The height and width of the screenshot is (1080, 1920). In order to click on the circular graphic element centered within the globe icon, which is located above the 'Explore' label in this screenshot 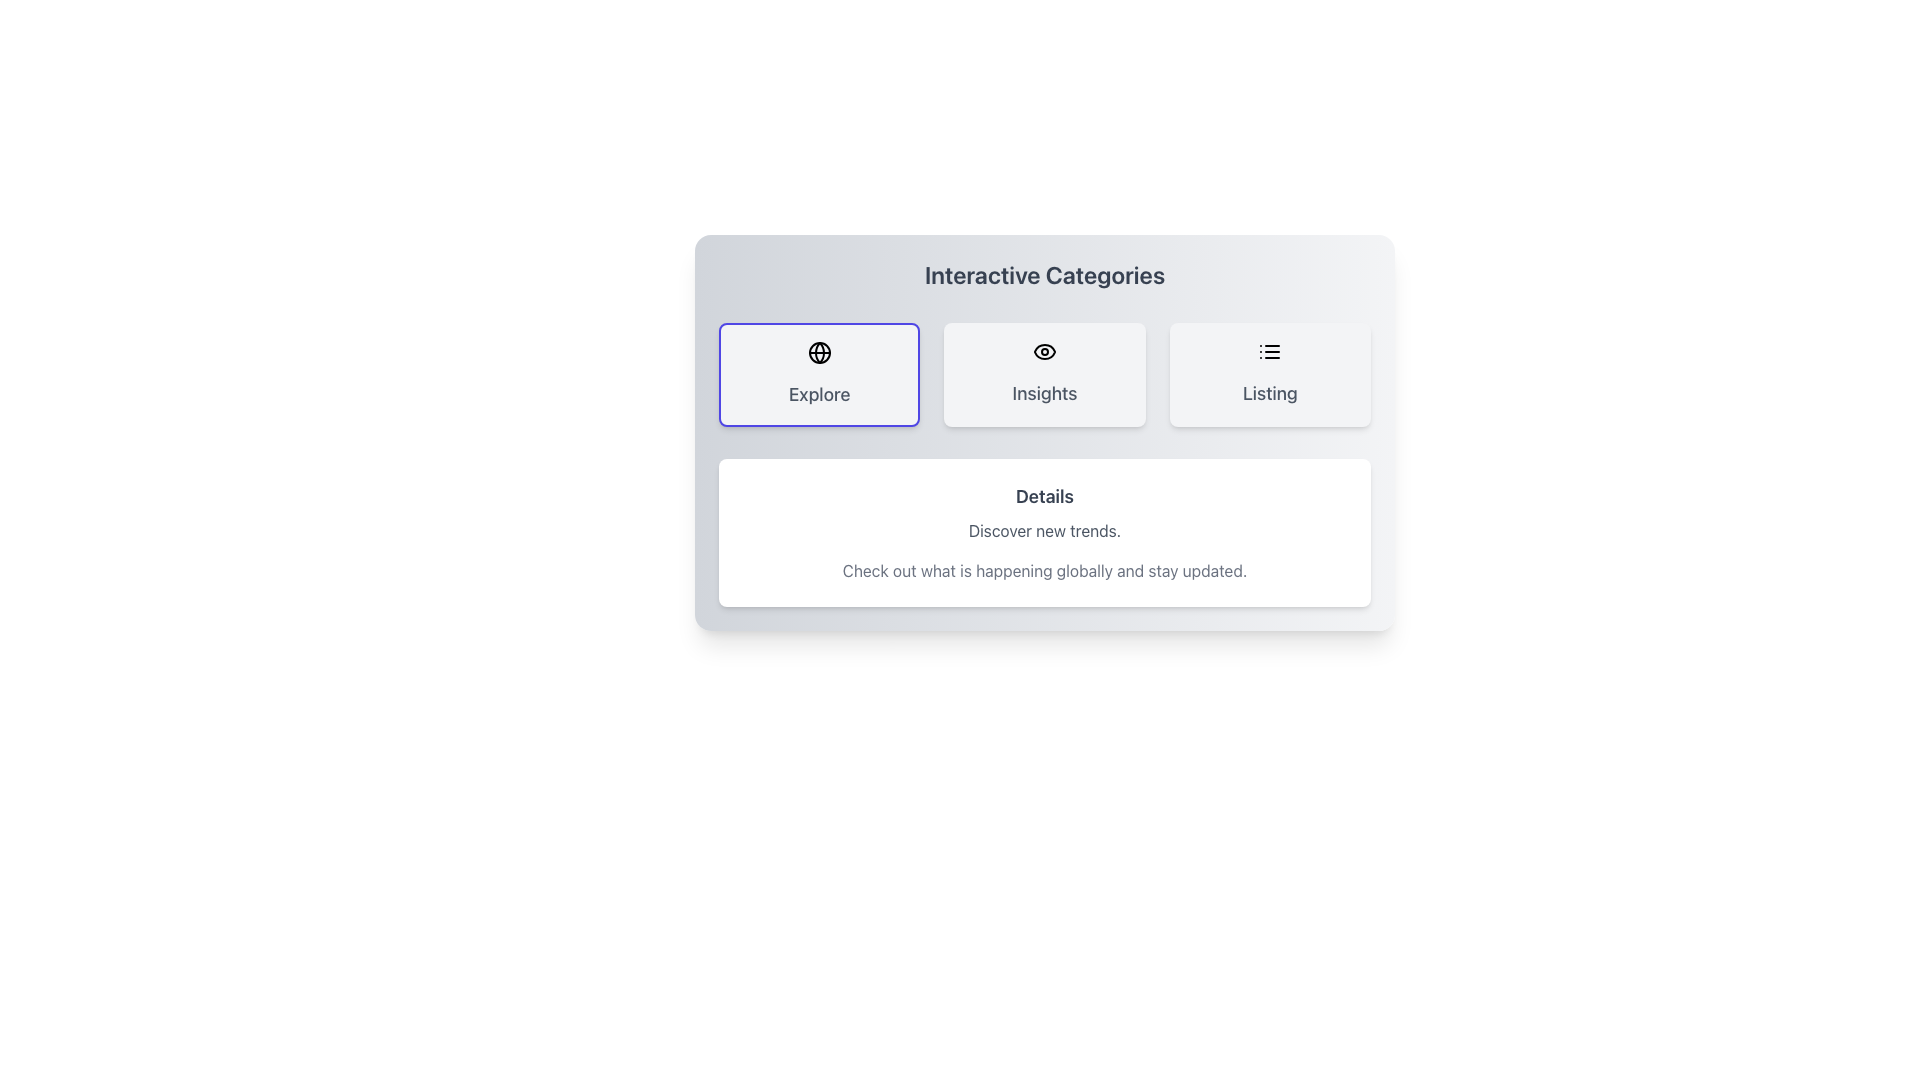, I will do `click(819, 352)`.